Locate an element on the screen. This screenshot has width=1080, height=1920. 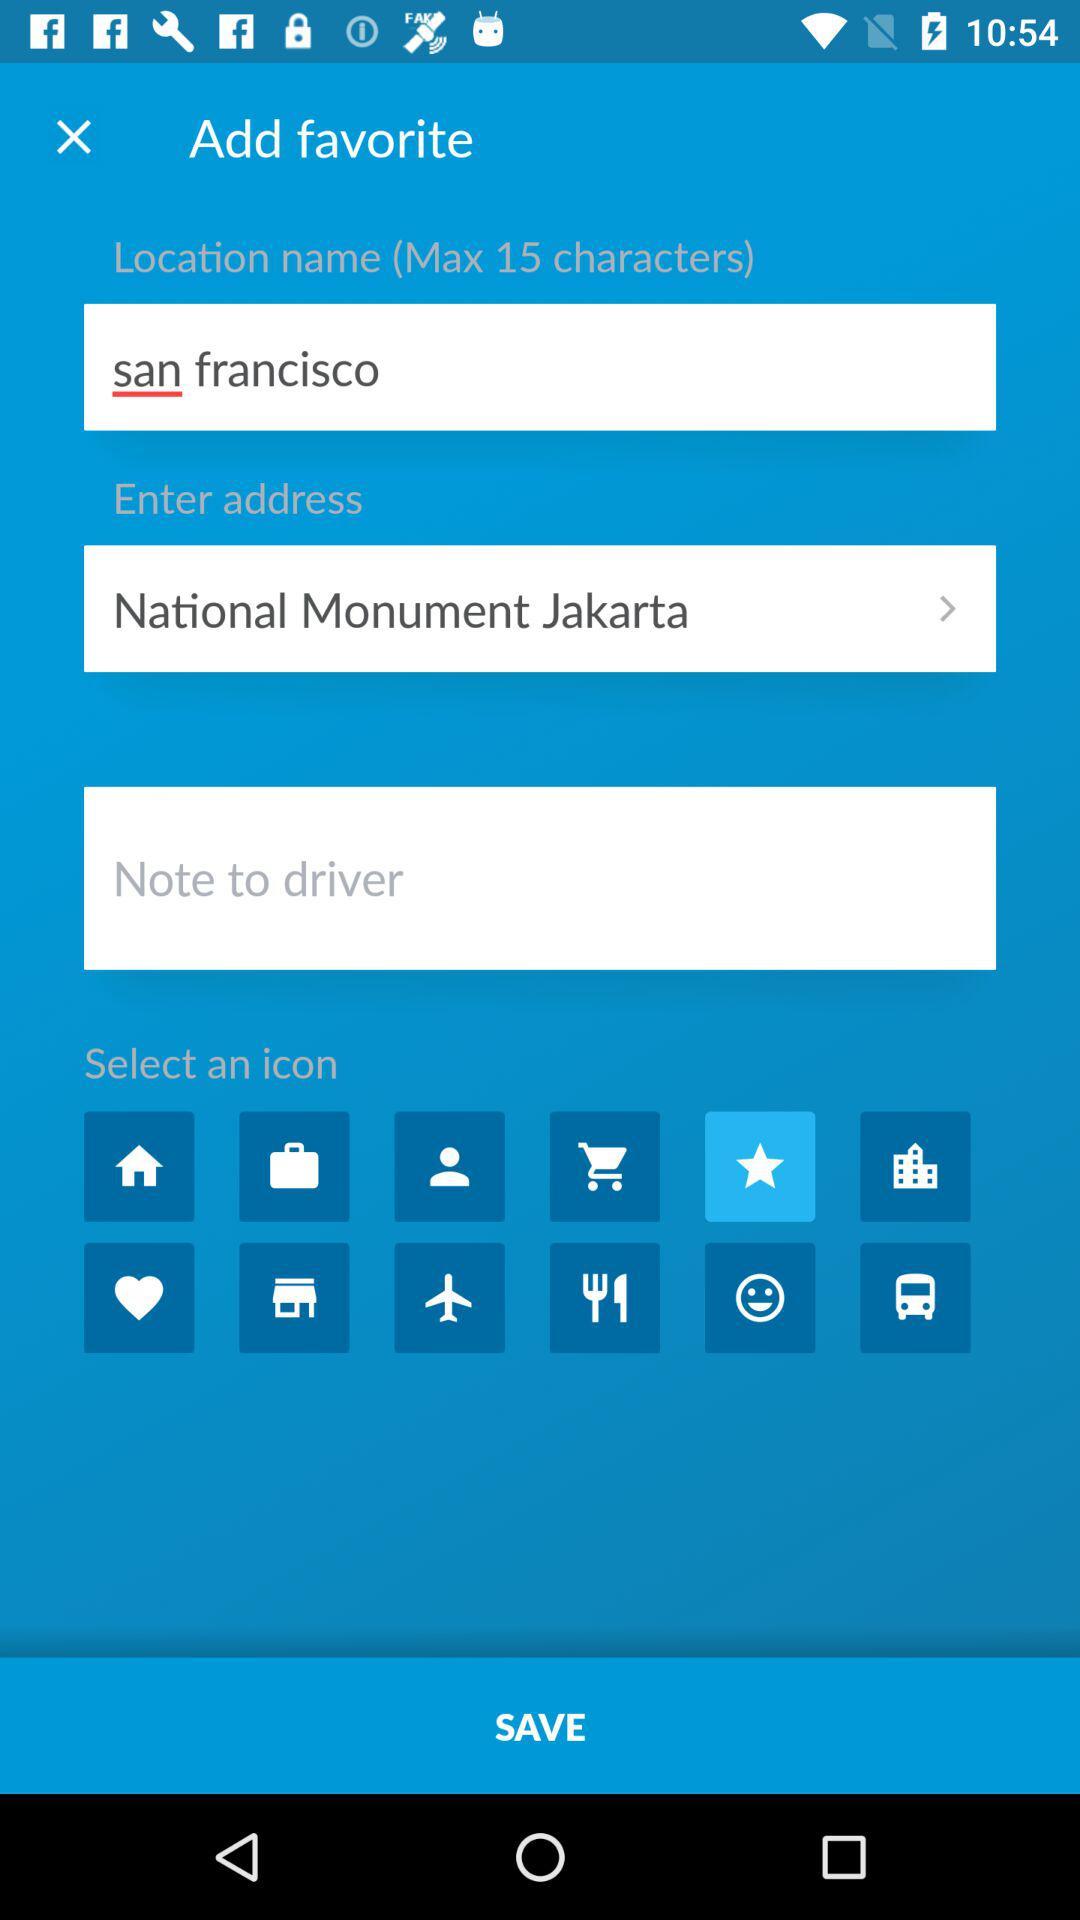
click briefcase is located at coordinates (294, 1166).